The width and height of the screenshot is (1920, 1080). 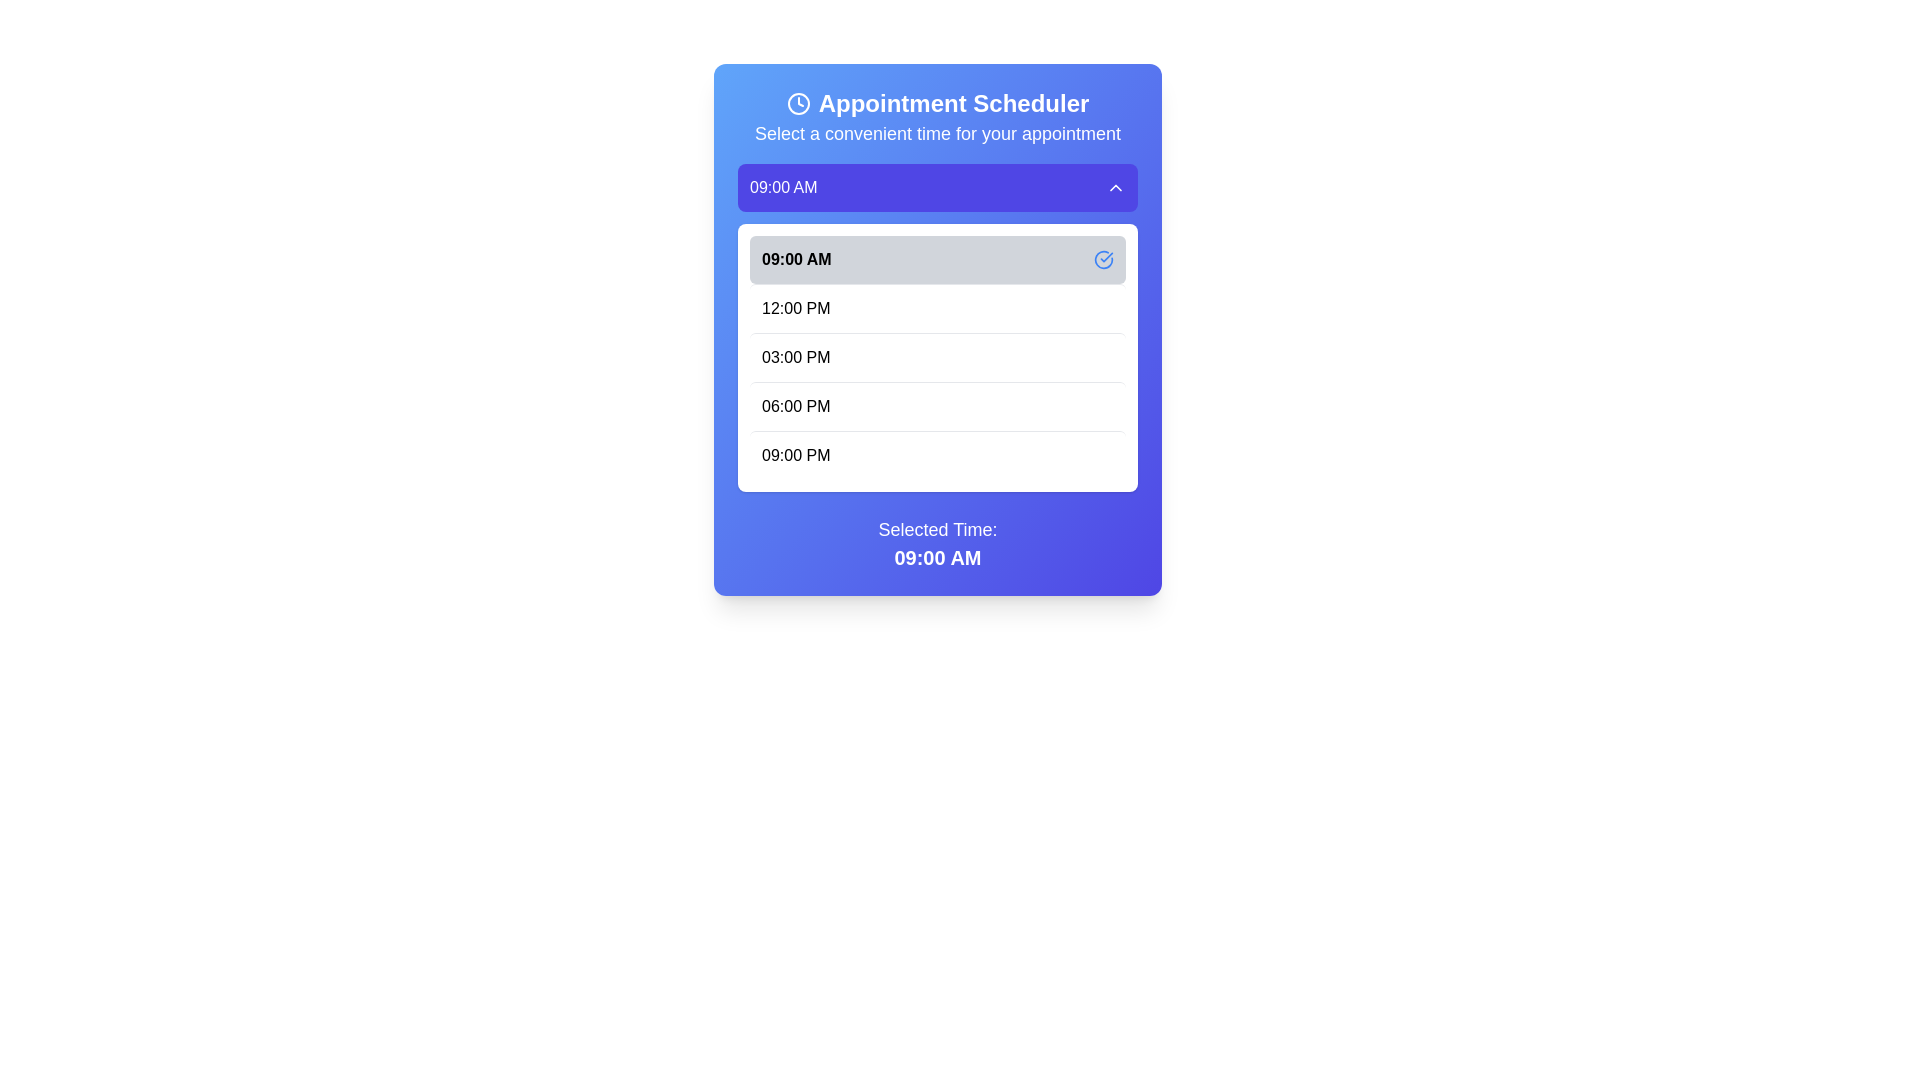 I want to click on the text label that reads 'Selected Time:' which is bold and large, located at the bottom of the scheduler interface above the '09:00 AM' time display, so click(x=936, y=528).